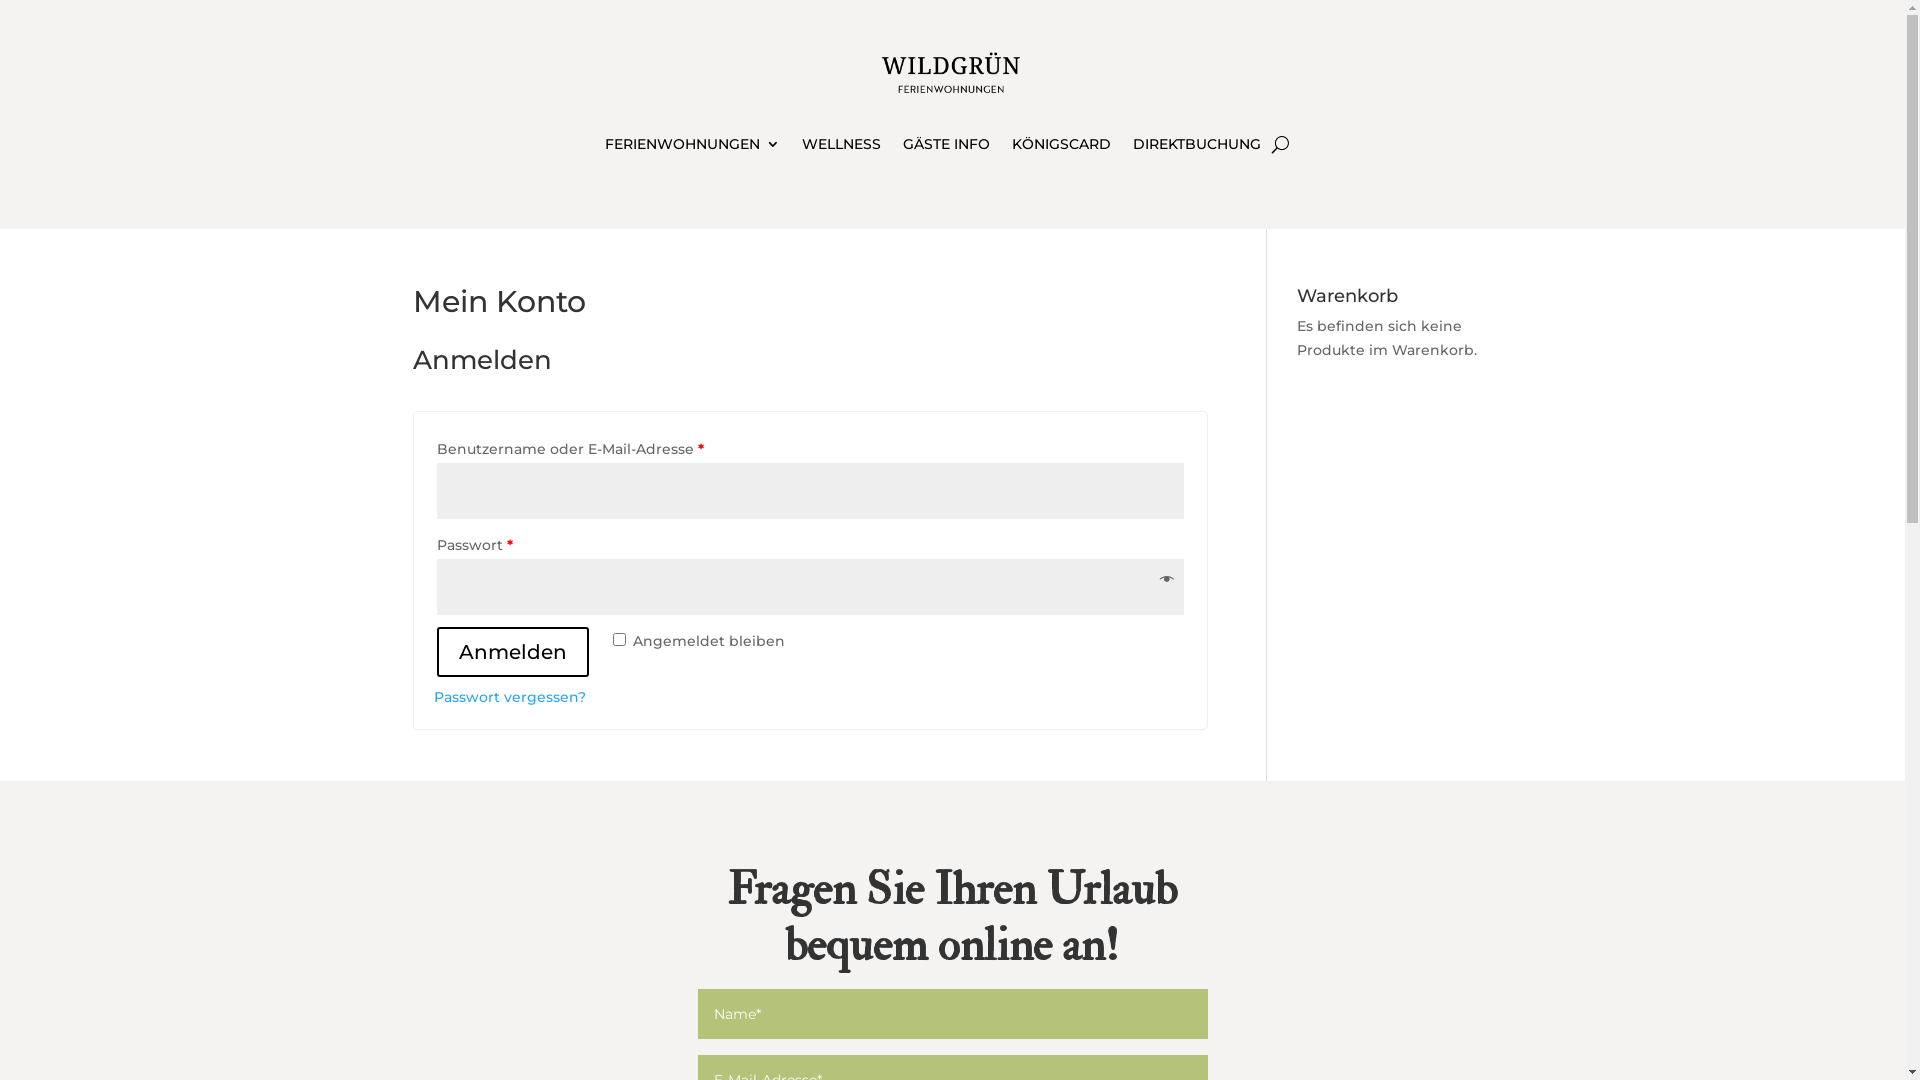  What do you see at coordinates (512, 651) in the screenshot?
I see `'Anmelden'` at bounding box center [512, 651].